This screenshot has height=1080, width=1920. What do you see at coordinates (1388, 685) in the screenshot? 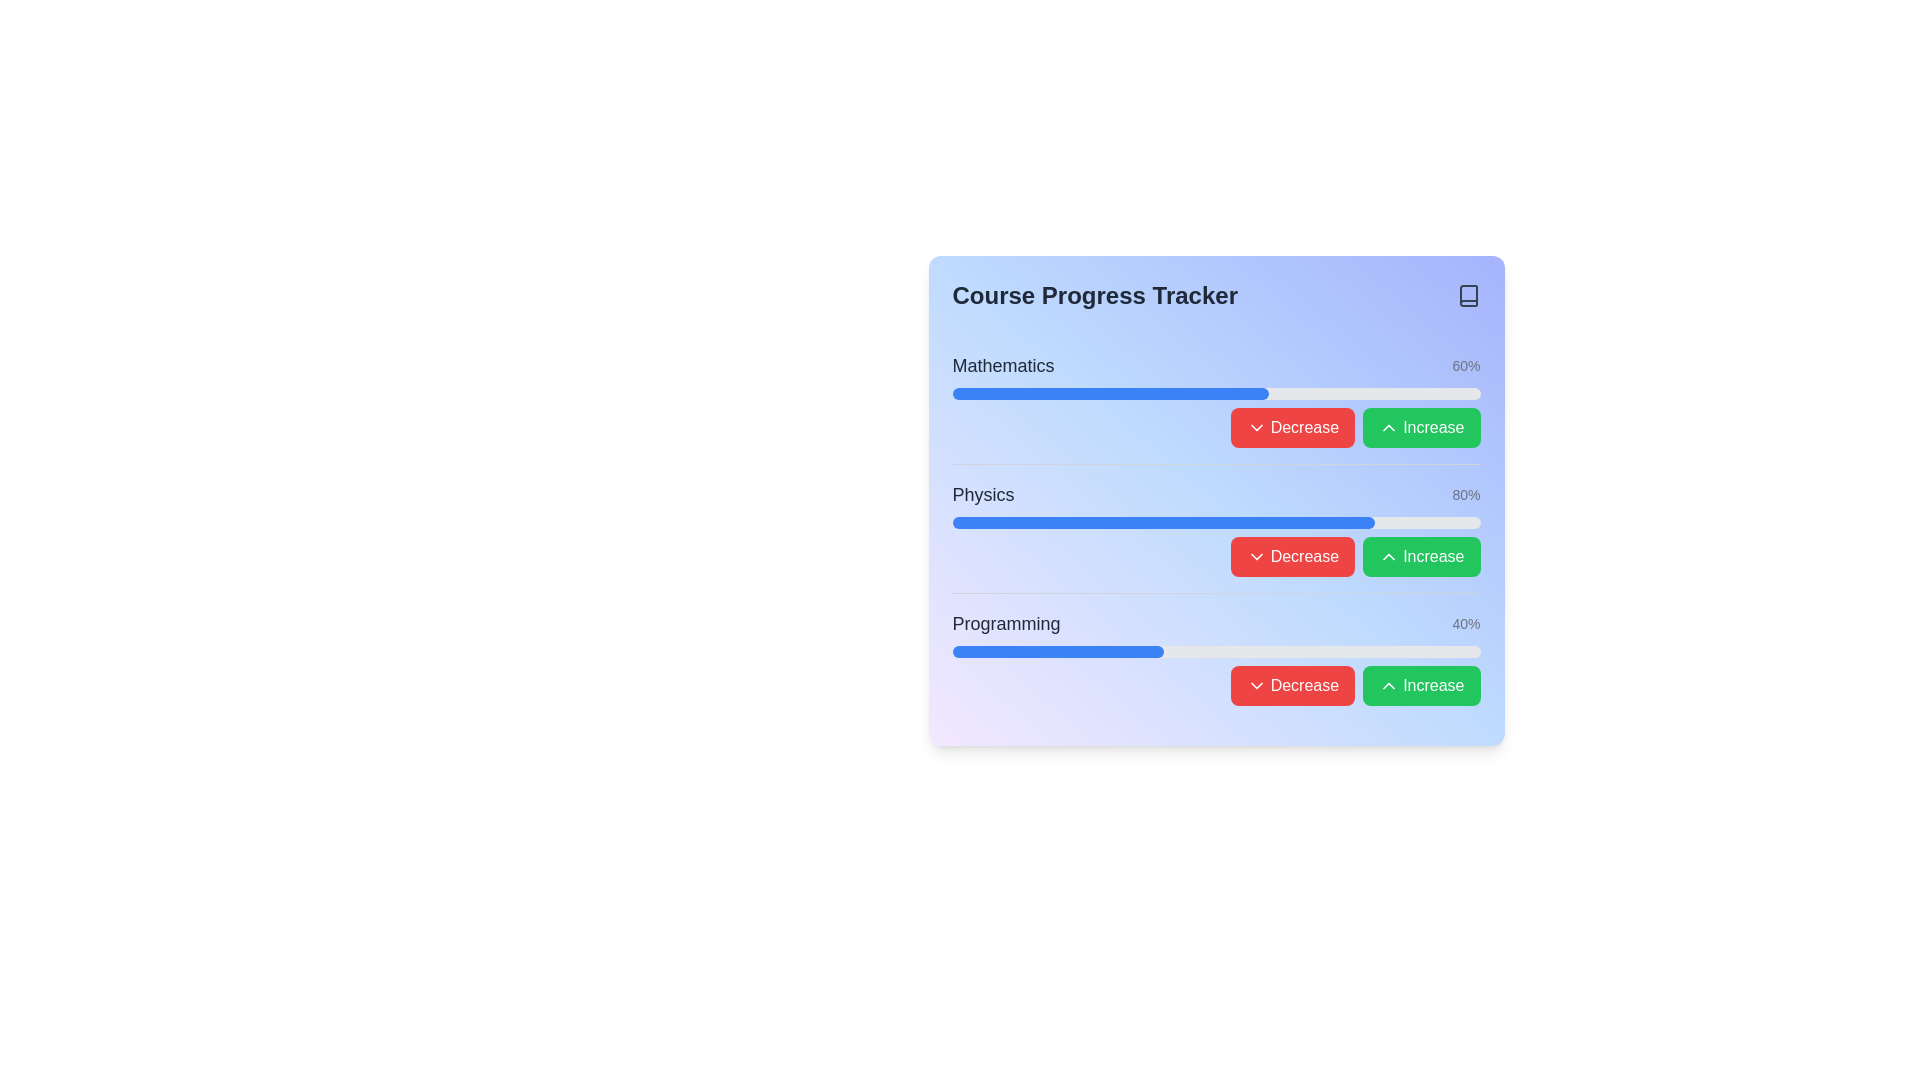
I see `the upward-pointing chevron icon with a green background located inside the 'Increase' button for the 'Programming' progress bar` at bounding box center [1388, 685].